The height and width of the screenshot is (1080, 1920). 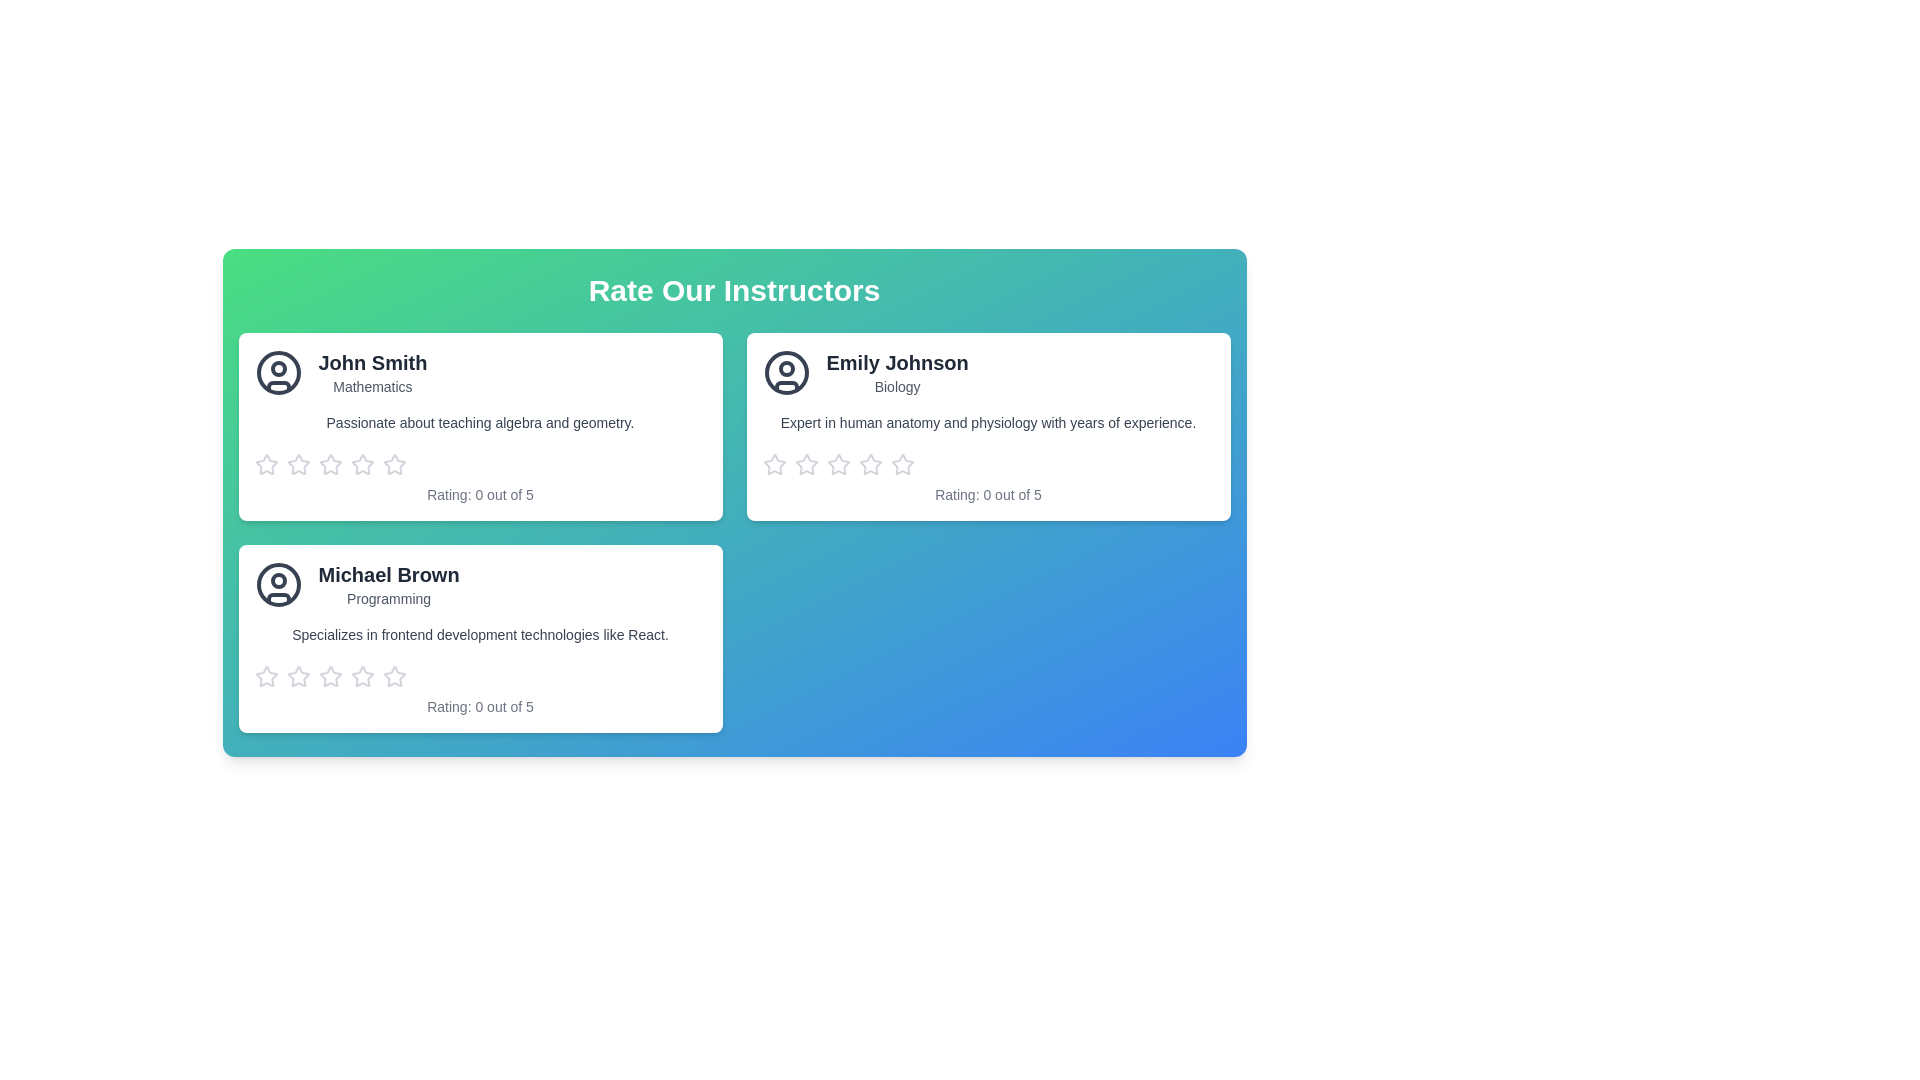 What do you see at coordinates (901, 465) in the screenshot?
I see `the fifth star-shaped icon in the five-star rating component below the instructor card for Emily Johnson` at bounding box center [901, 465].